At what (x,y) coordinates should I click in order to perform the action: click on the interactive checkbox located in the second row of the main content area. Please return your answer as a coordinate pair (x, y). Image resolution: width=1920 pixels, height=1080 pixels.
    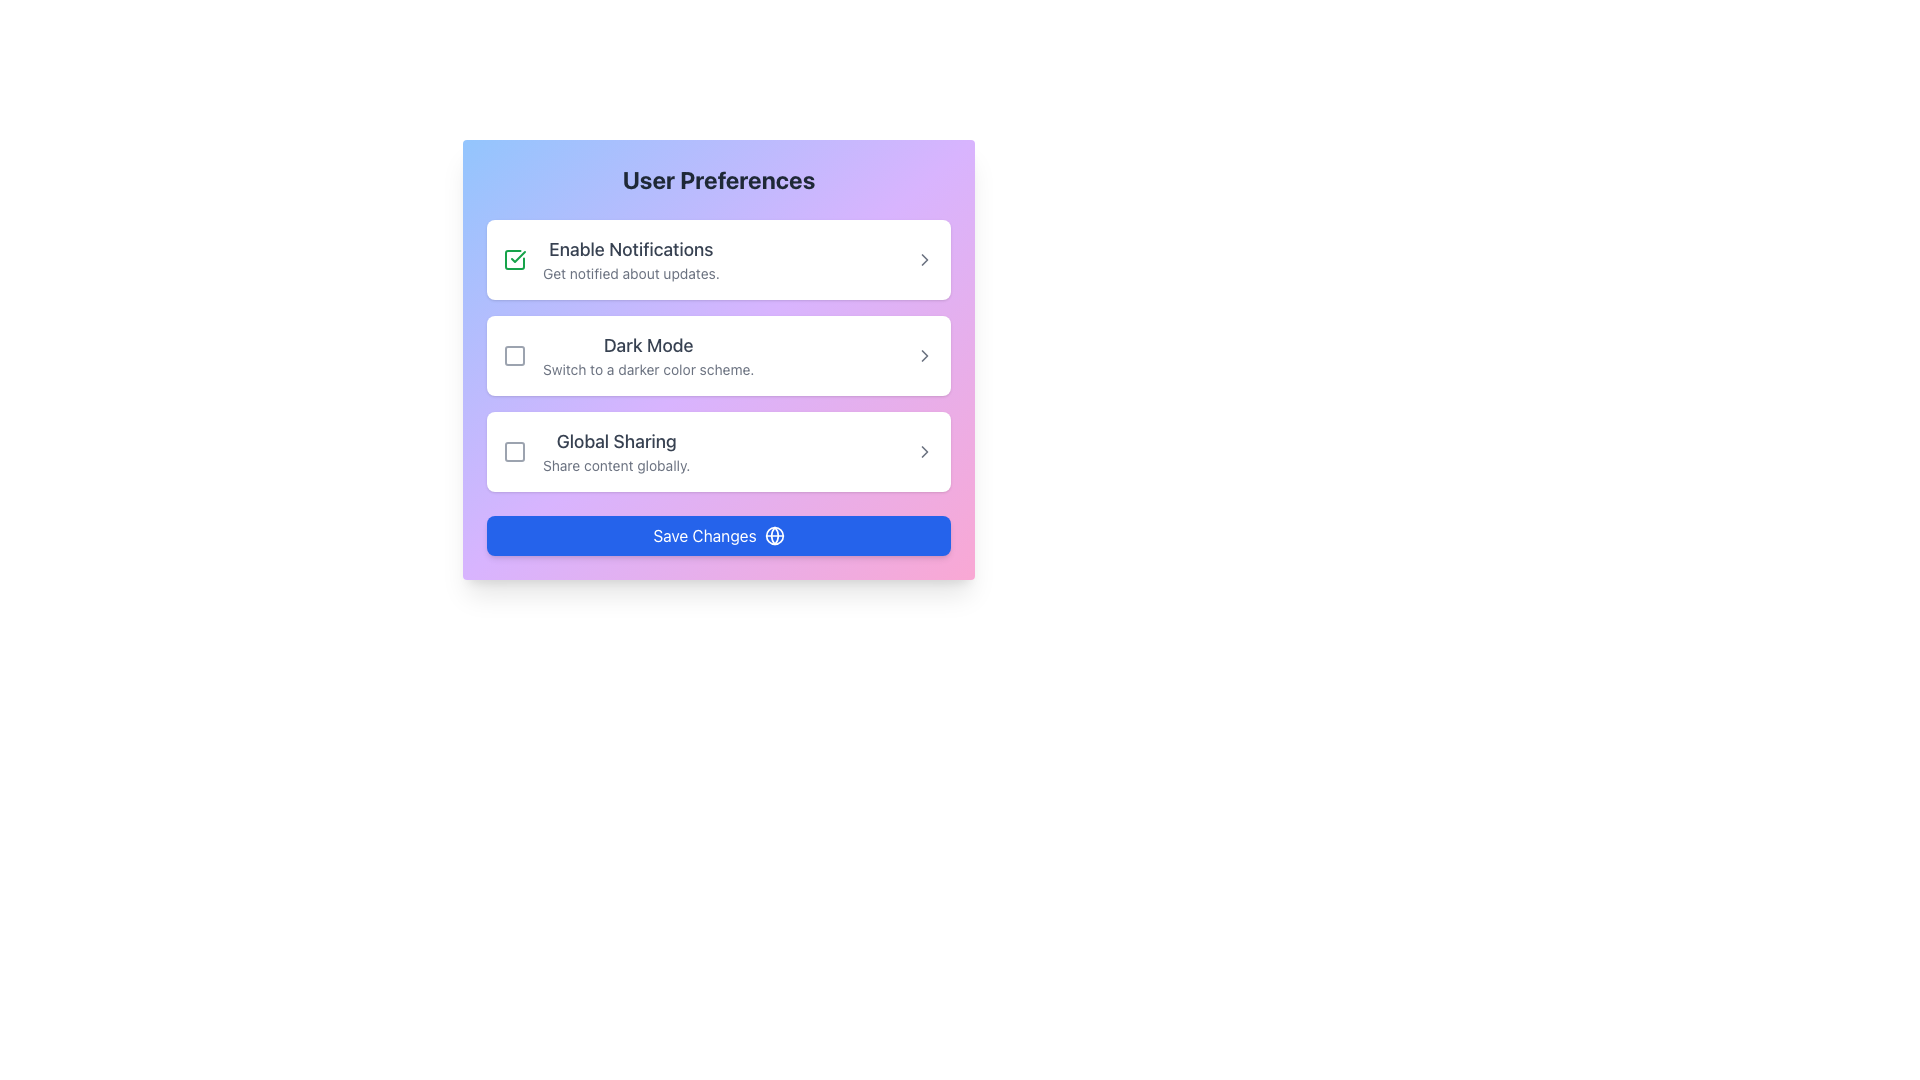
    Looking at the image, I should click on (514, 354).